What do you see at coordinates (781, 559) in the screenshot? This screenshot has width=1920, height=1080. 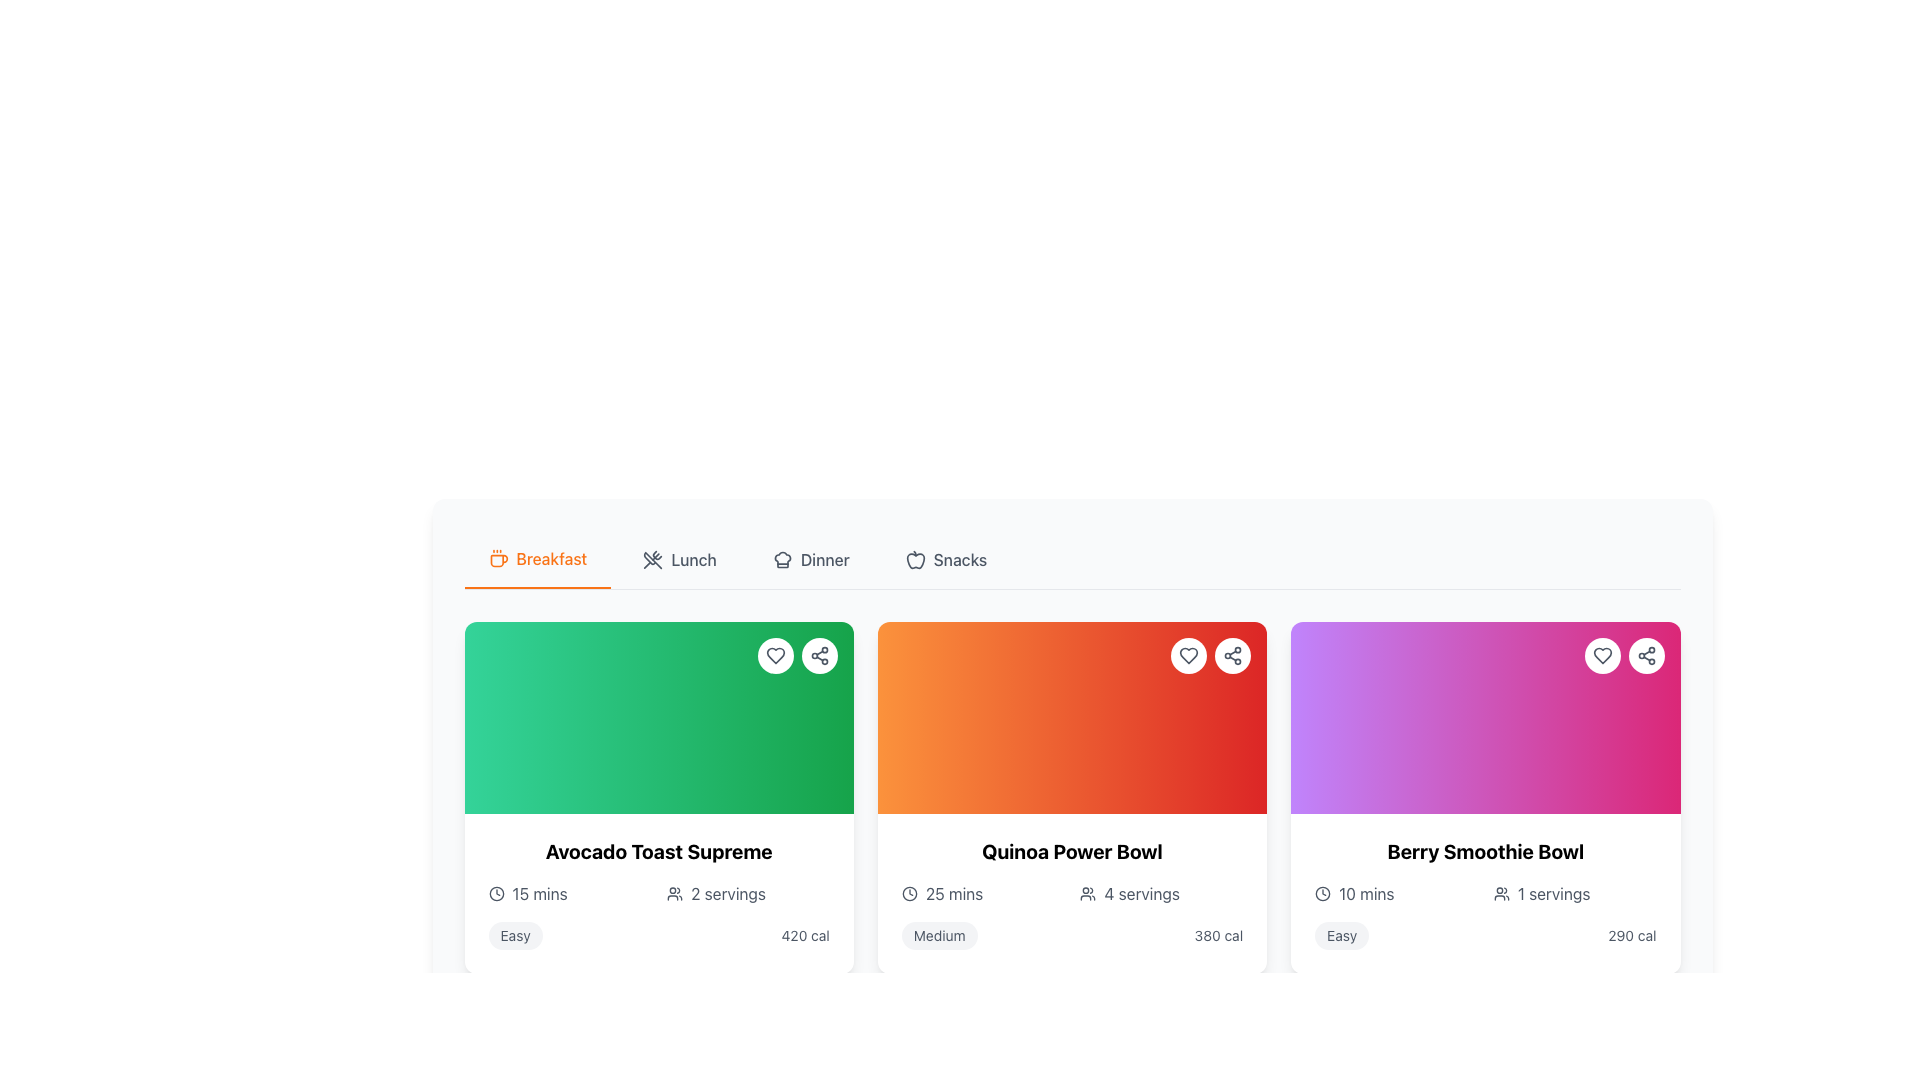 I see `the chef's hat icon in the navigation menu located to the left of the 'Dinner' text` at bounding box center [781, 559].